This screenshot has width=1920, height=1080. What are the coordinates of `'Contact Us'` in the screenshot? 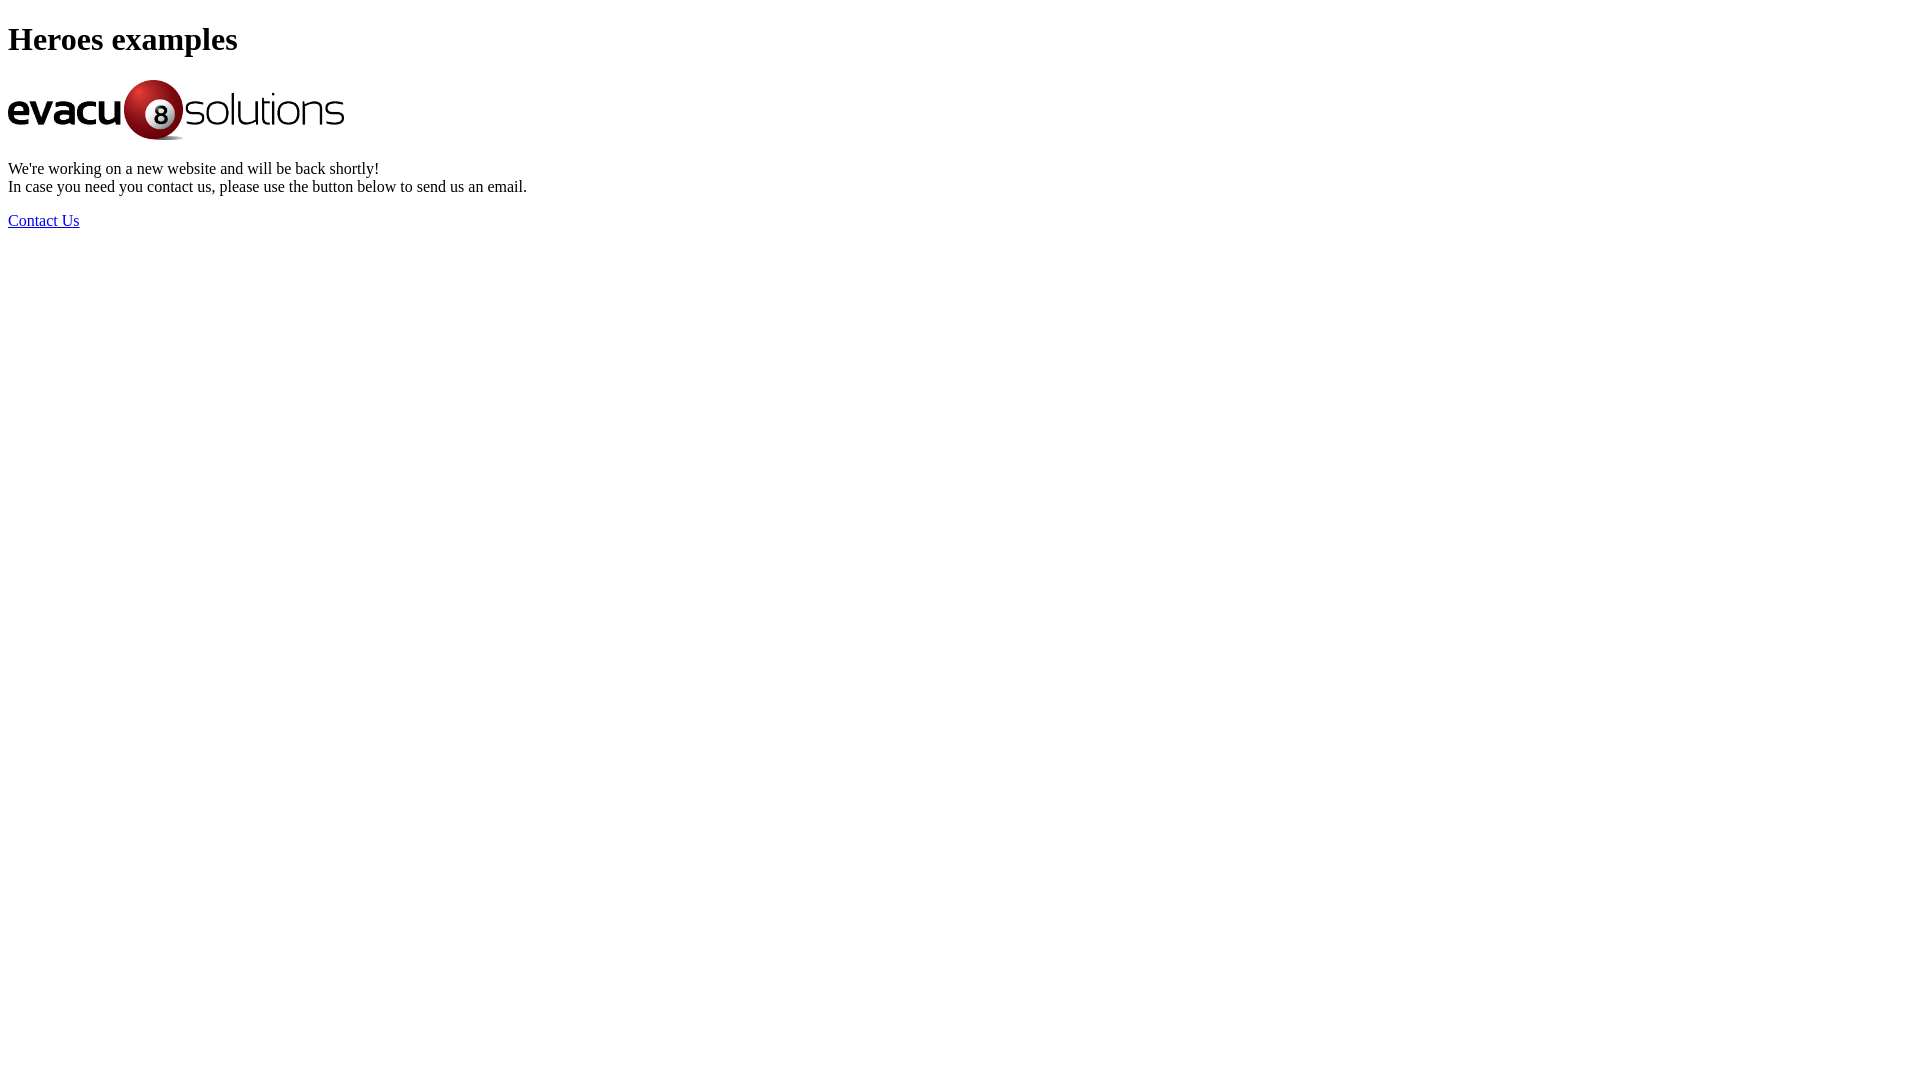 It's located at (43, 220).